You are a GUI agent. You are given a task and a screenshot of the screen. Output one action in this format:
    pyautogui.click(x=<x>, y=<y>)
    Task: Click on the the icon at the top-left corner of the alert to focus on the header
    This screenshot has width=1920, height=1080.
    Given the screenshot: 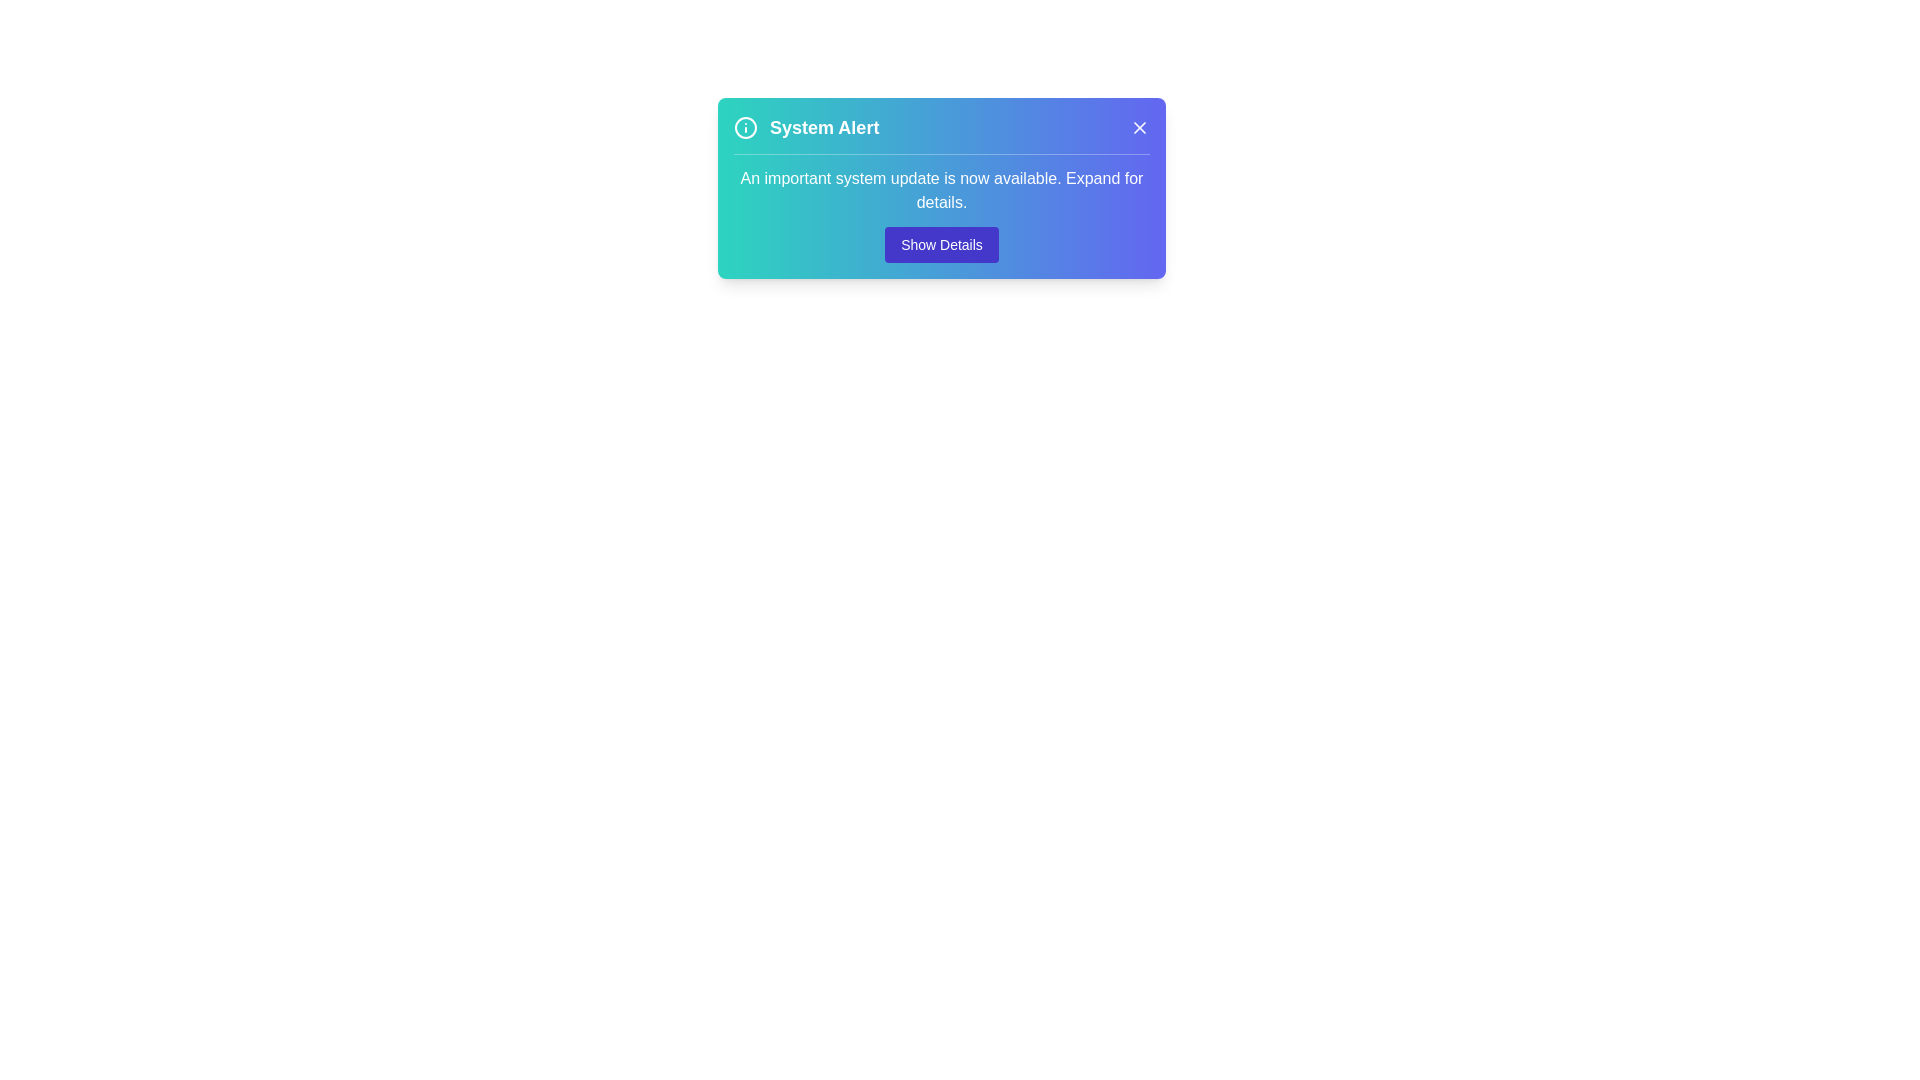 What is the action you would take?
    pyautogui.click(x=744, y=127)
    